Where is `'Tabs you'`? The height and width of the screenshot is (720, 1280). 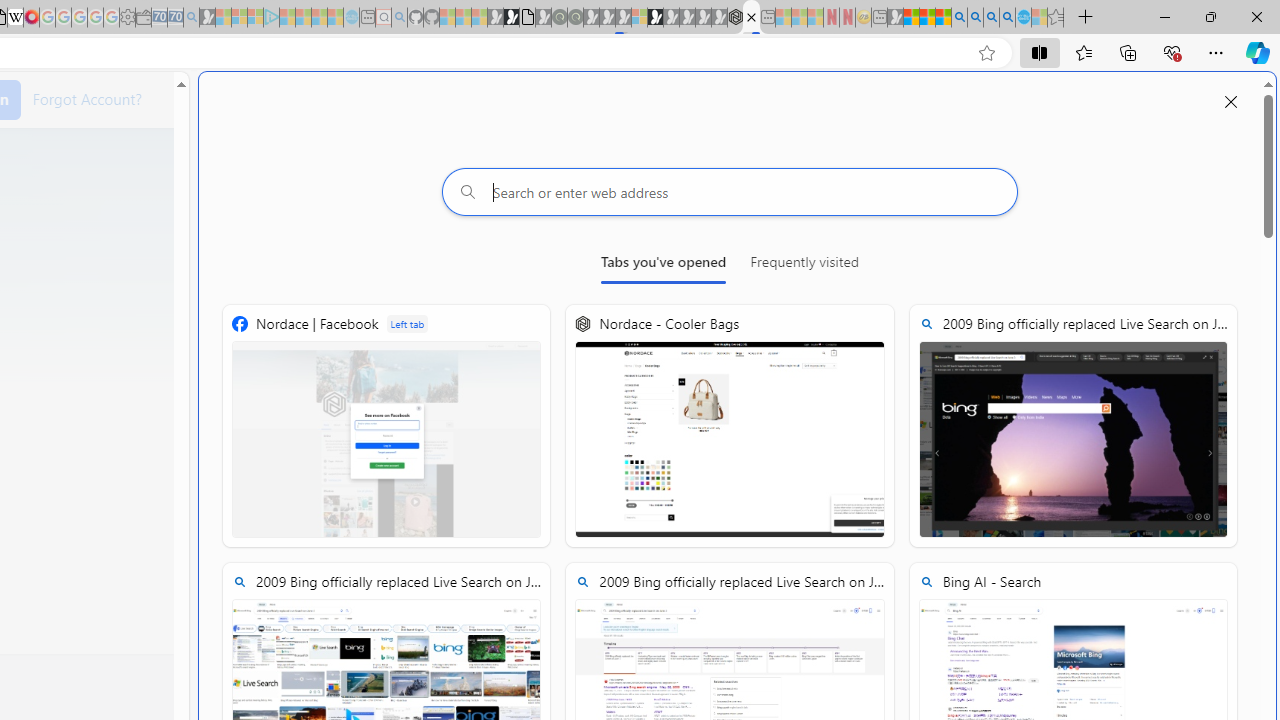
'Tabs you' is located at coordinates (663, 265).